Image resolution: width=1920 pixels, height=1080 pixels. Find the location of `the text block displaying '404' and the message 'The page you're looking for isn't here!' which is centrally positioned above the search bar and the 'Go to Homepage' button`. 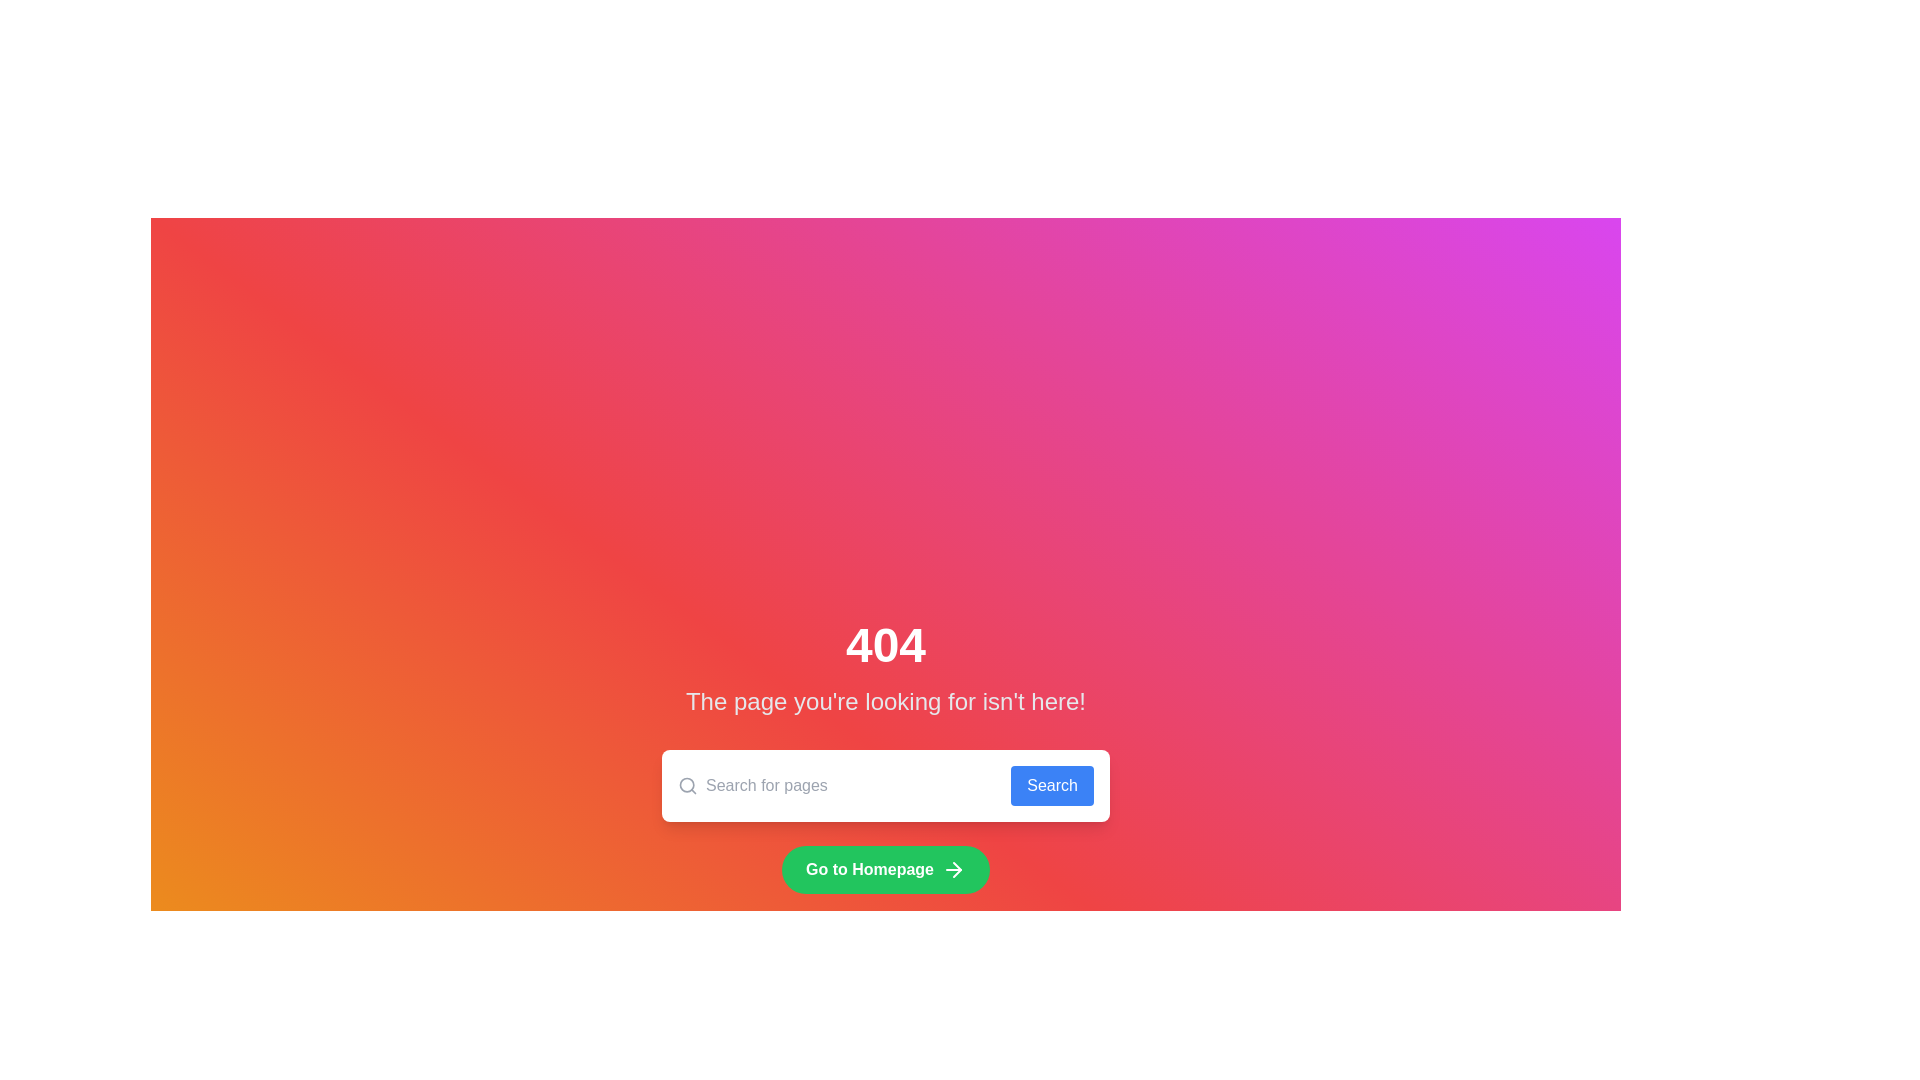

the text block displaying '404' and the message 'The page you're looking for isn't here!' which is centrally positioned above the search bar and the 'Go to Homepage' button is located at coordinates (885, 670).